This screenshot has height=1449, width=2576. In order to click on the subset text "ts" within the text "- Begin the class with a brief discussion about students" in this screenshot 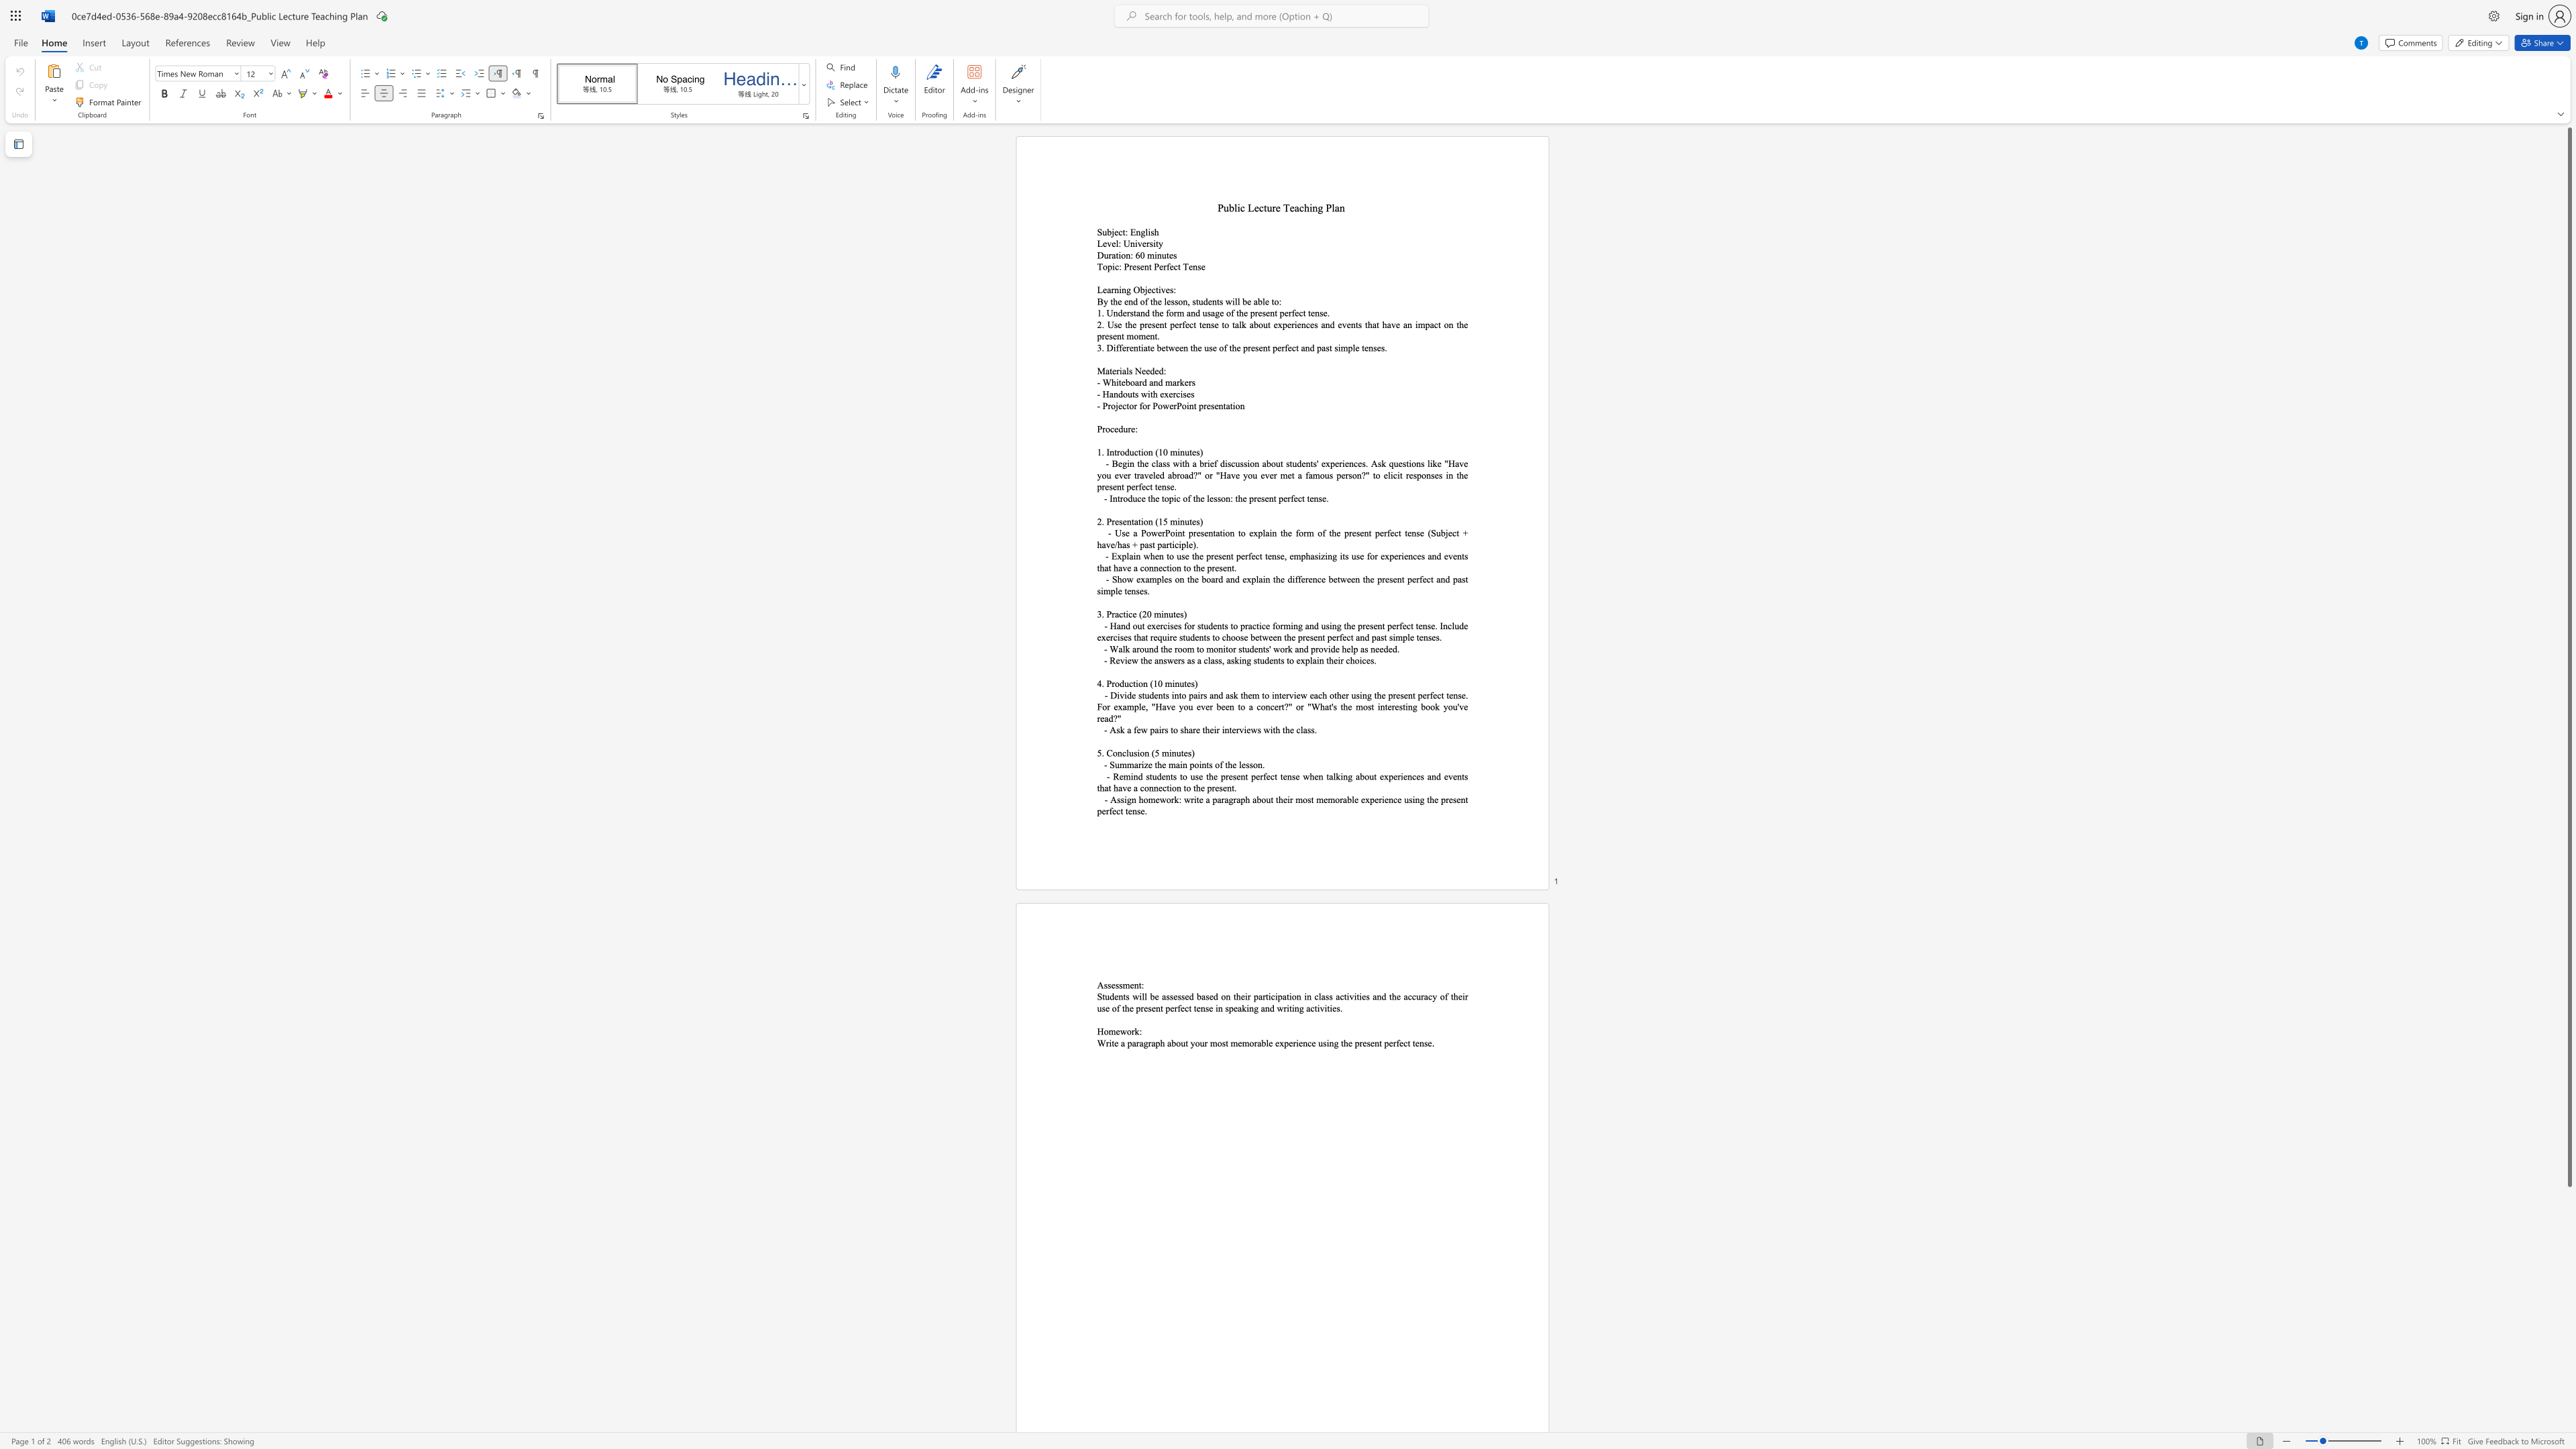, I will do `click(1309, 463)`.